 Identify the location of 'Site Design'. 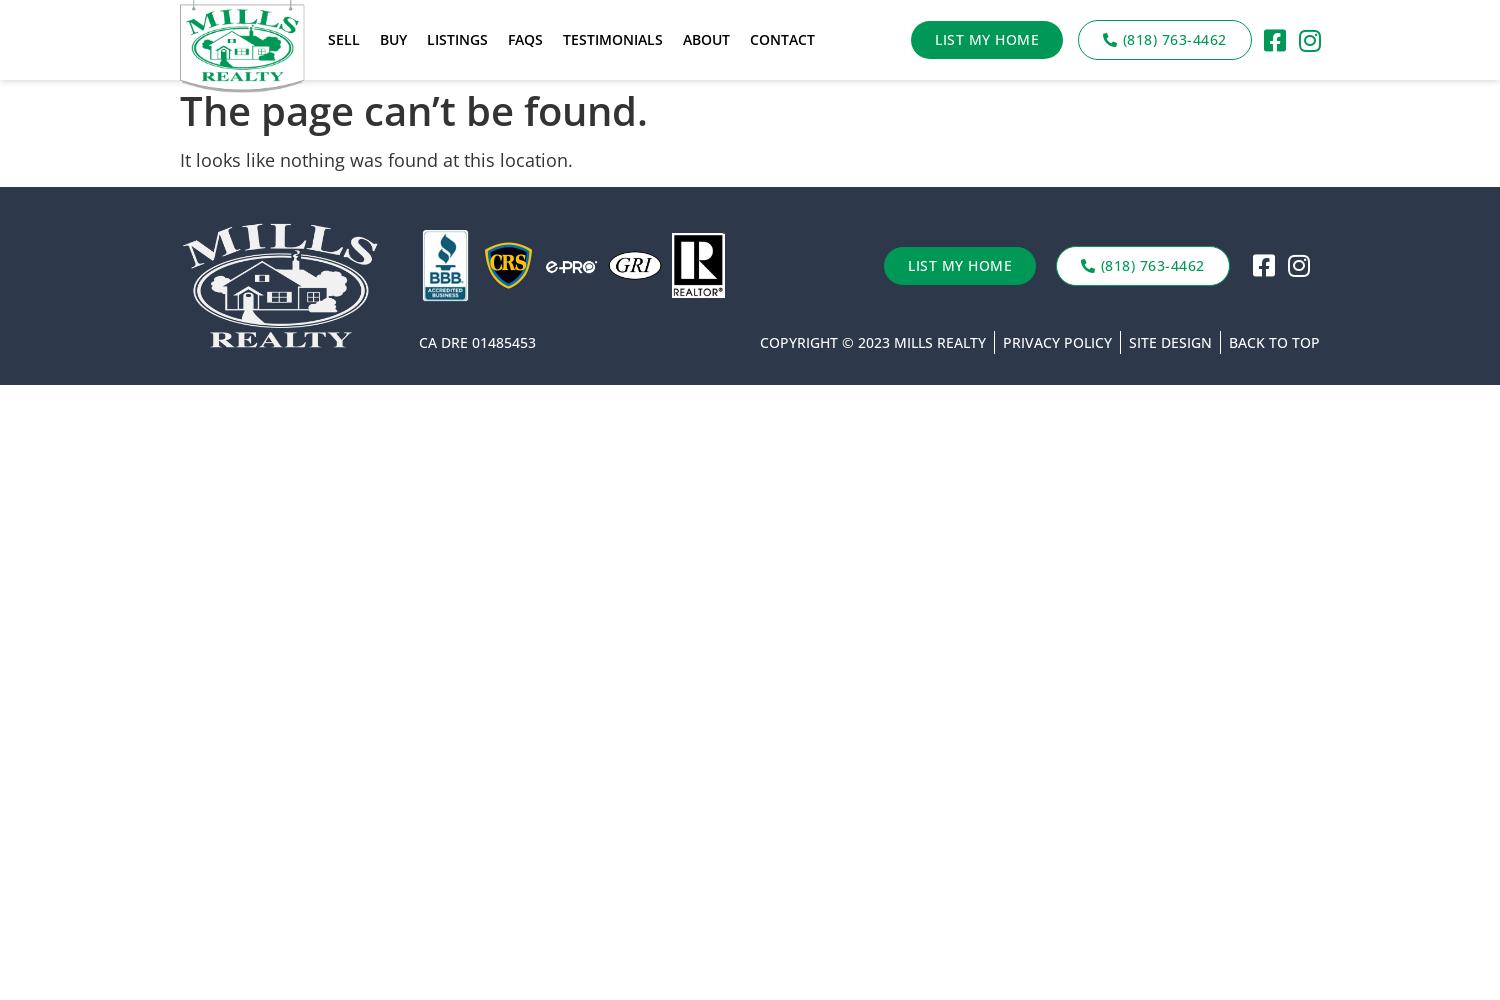
(1169, 340).